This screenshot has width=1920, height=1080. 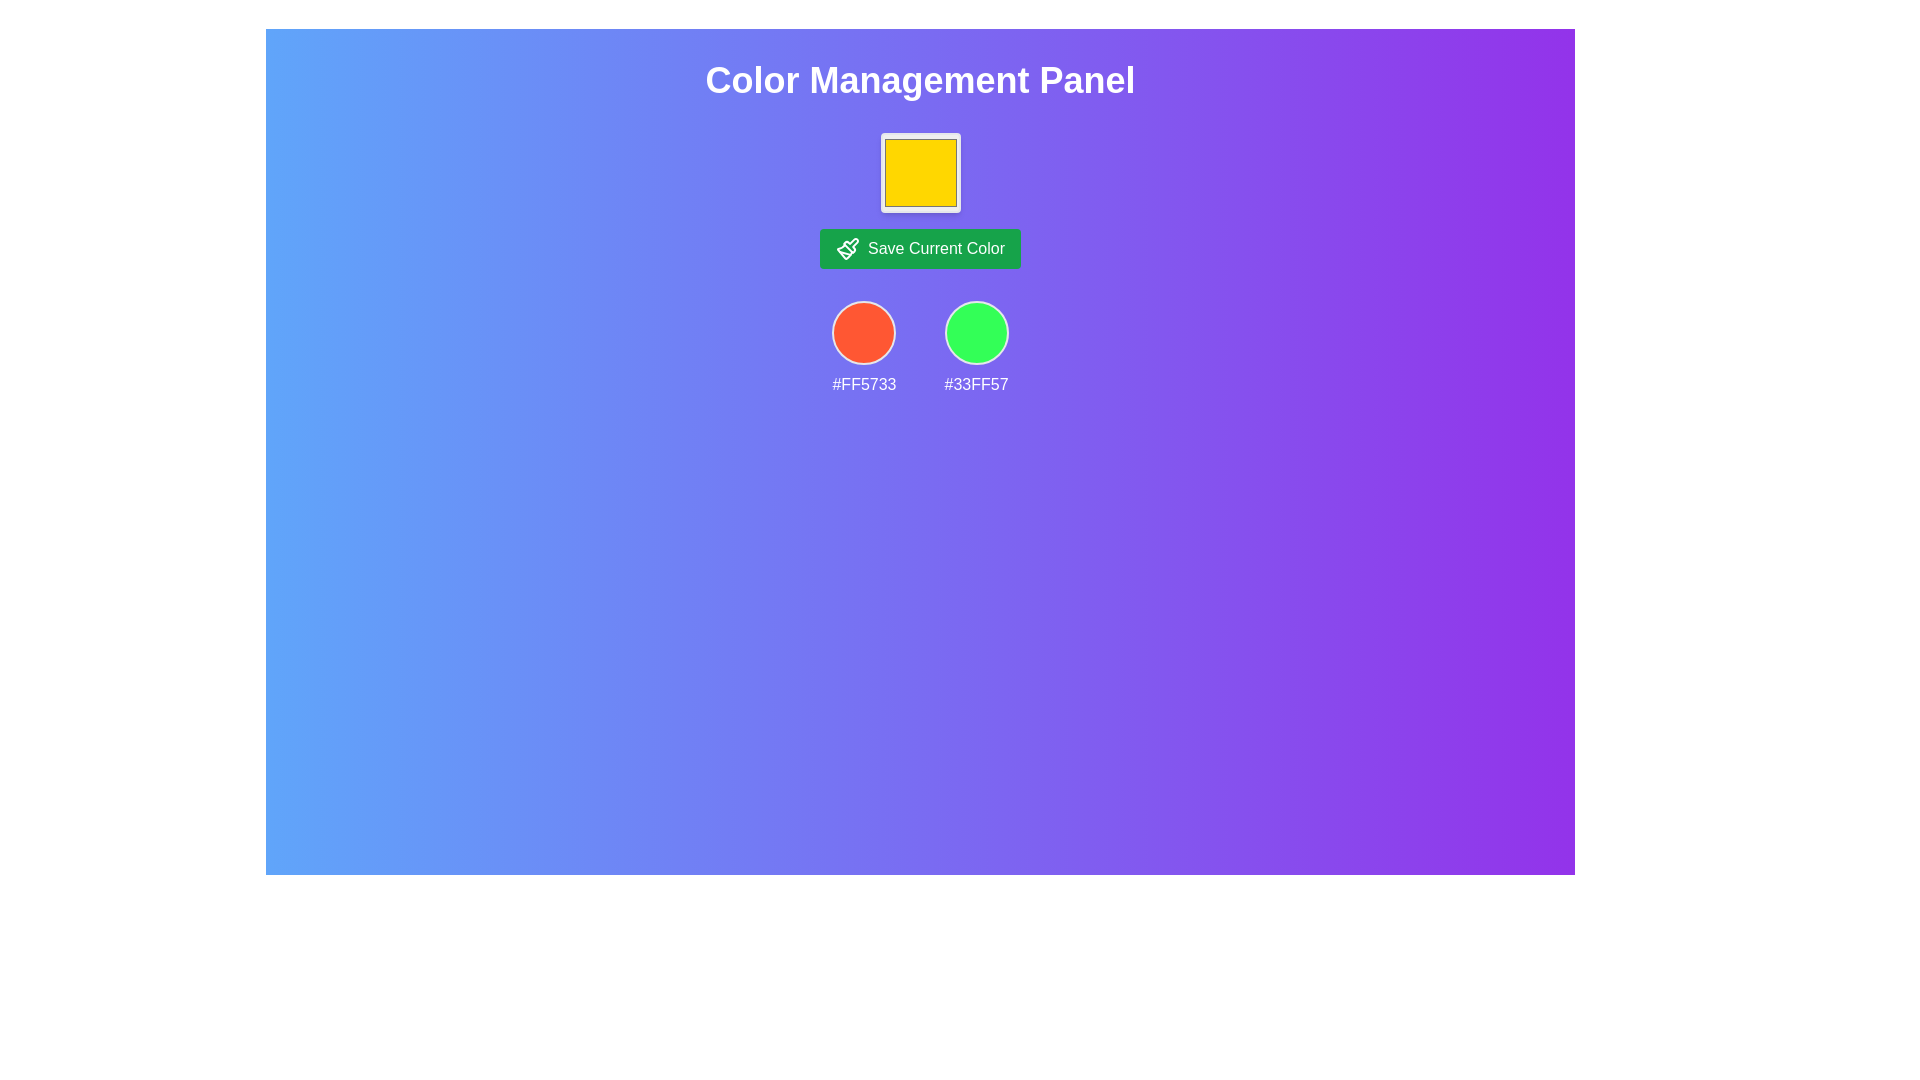 I want to click on the Color Preview Circle representing the color #33FF57, which is the second circular element in the color management interface, so click(x=976, y=331).